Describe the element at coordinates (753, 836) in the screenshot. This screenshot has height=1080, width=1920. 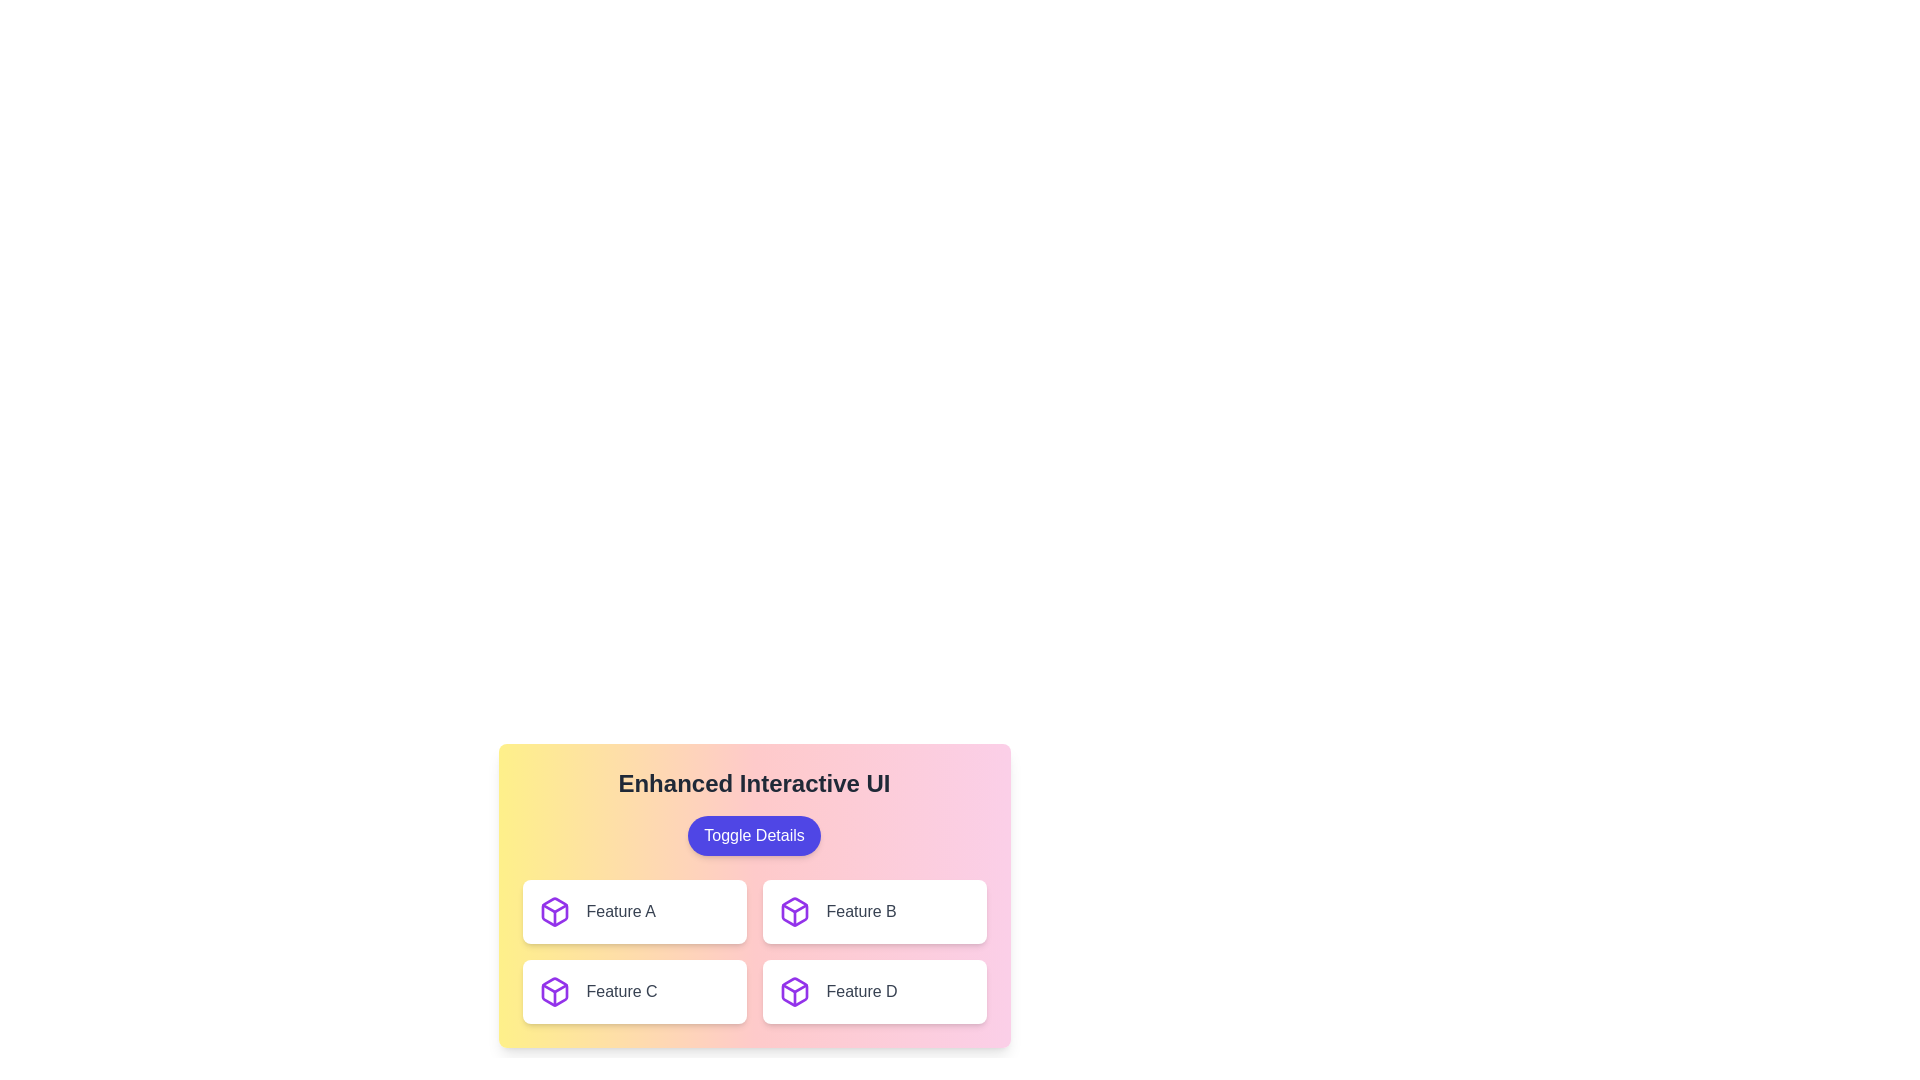
I see `the toggle visibility button located centrally below the heading 'Enhanced Interactive UI' to observe potential hover effects` at that location.